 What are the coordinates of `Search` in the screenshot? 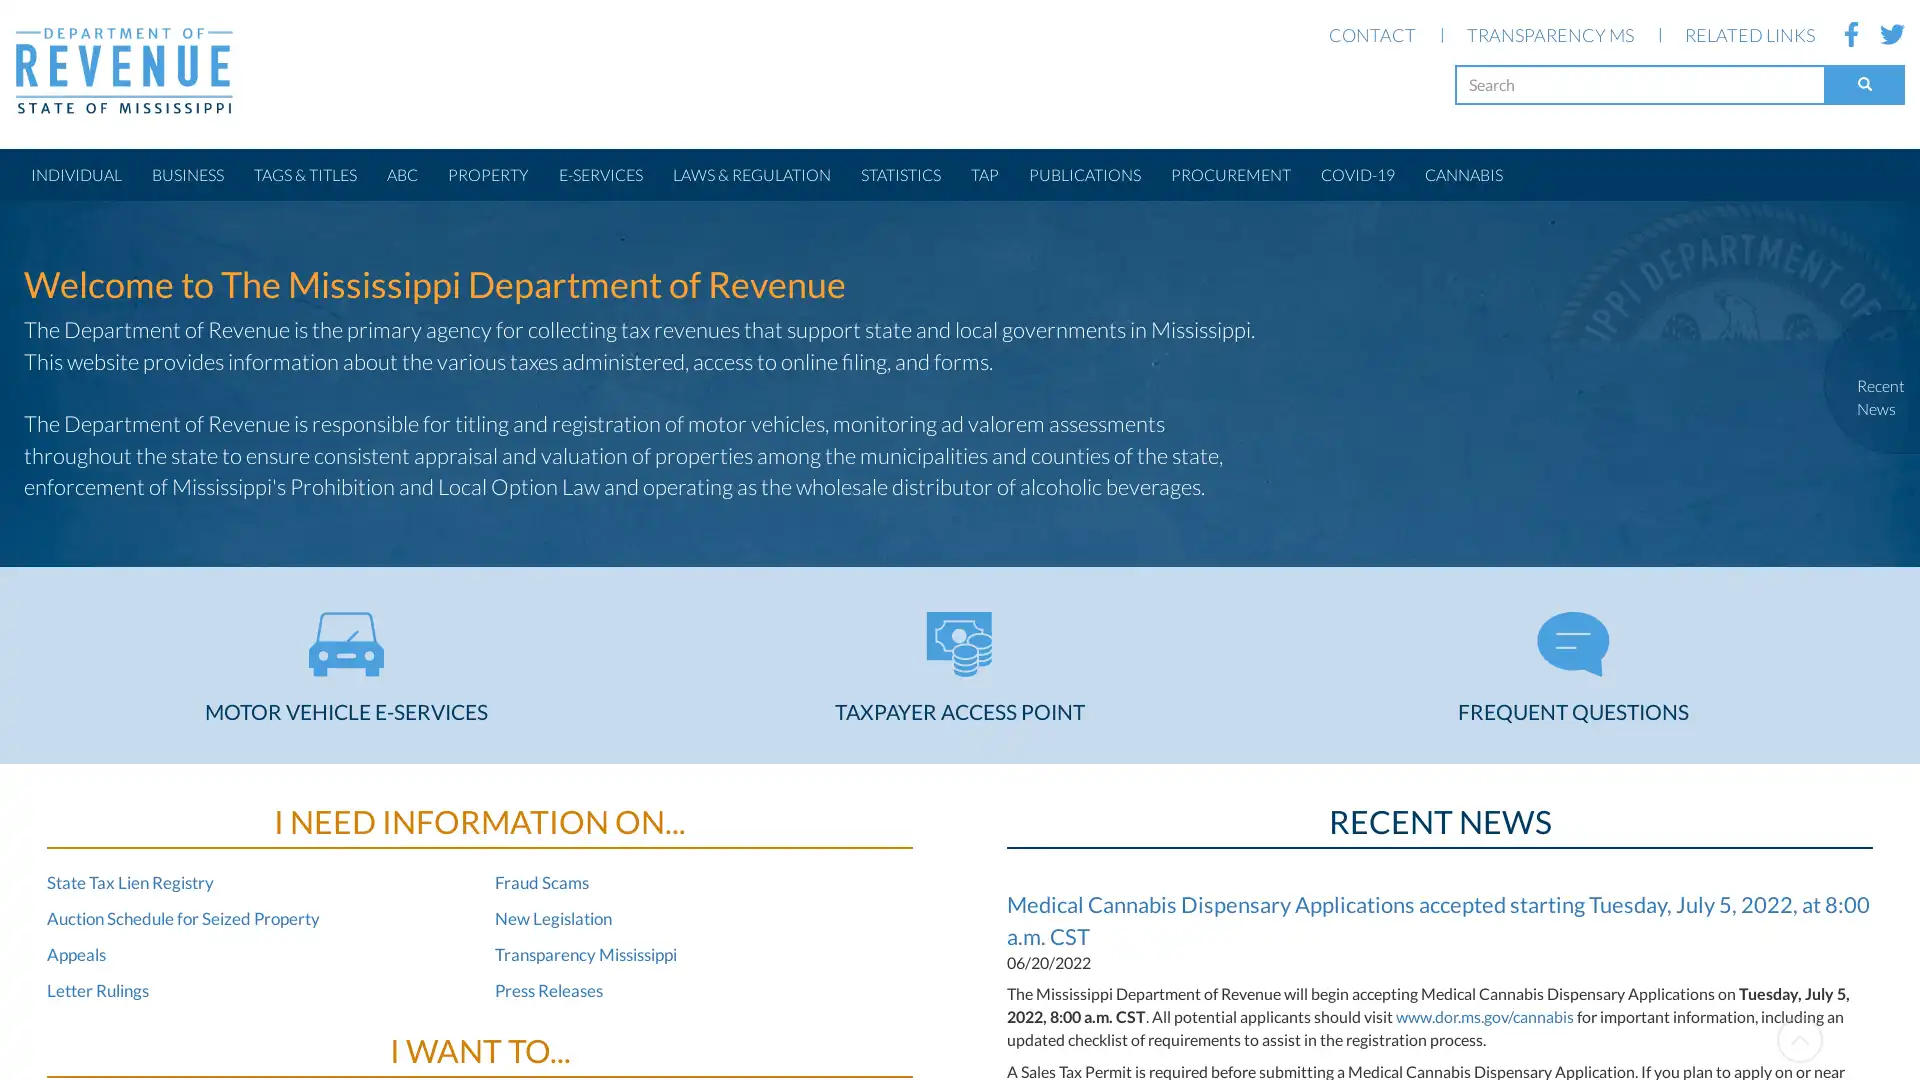 It's located at (1864, 83).